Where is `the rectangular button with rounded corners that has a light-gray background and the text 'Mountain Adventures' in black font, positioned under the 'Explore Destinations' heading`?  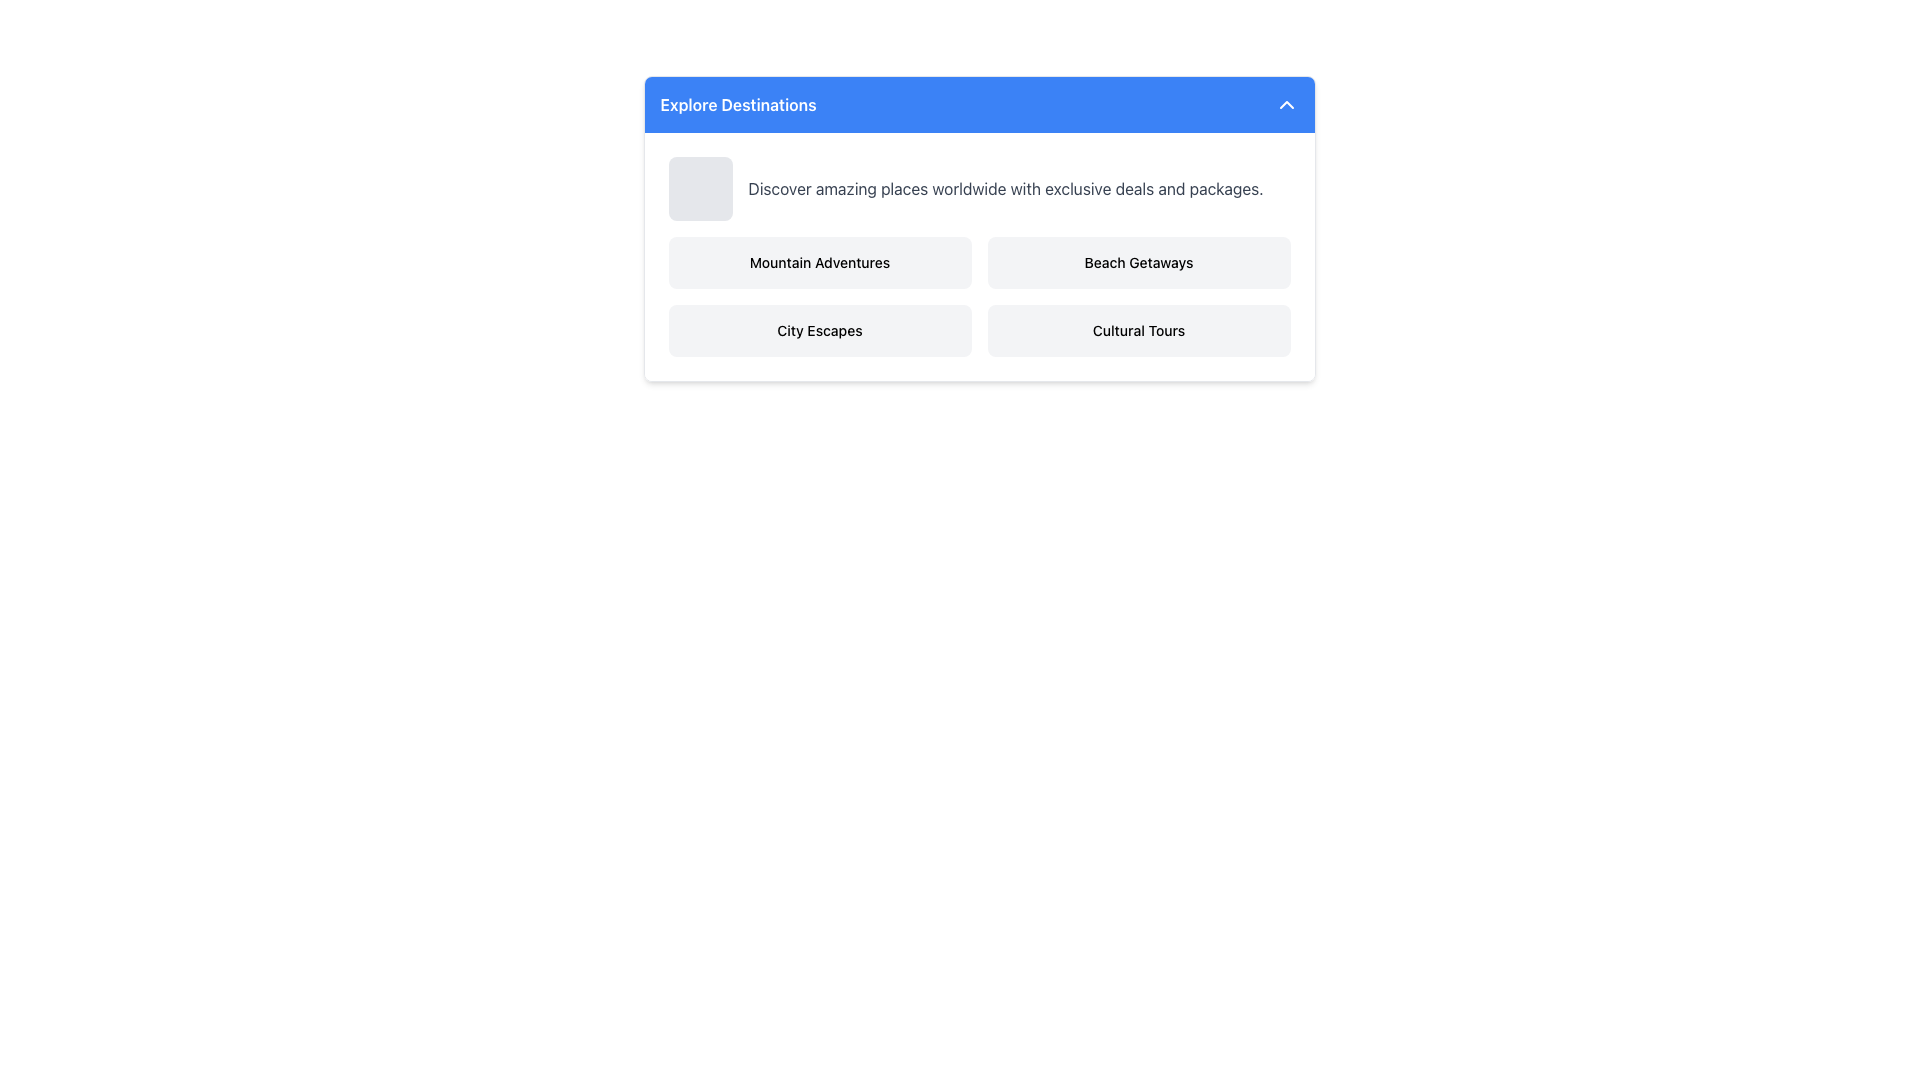 the rectangular button with rounded corners that has a light-gray background and the text 'Mountain Adventures' in black font, positioned under the 'Explore Destinations' heading is located at coordinates (820, 261).